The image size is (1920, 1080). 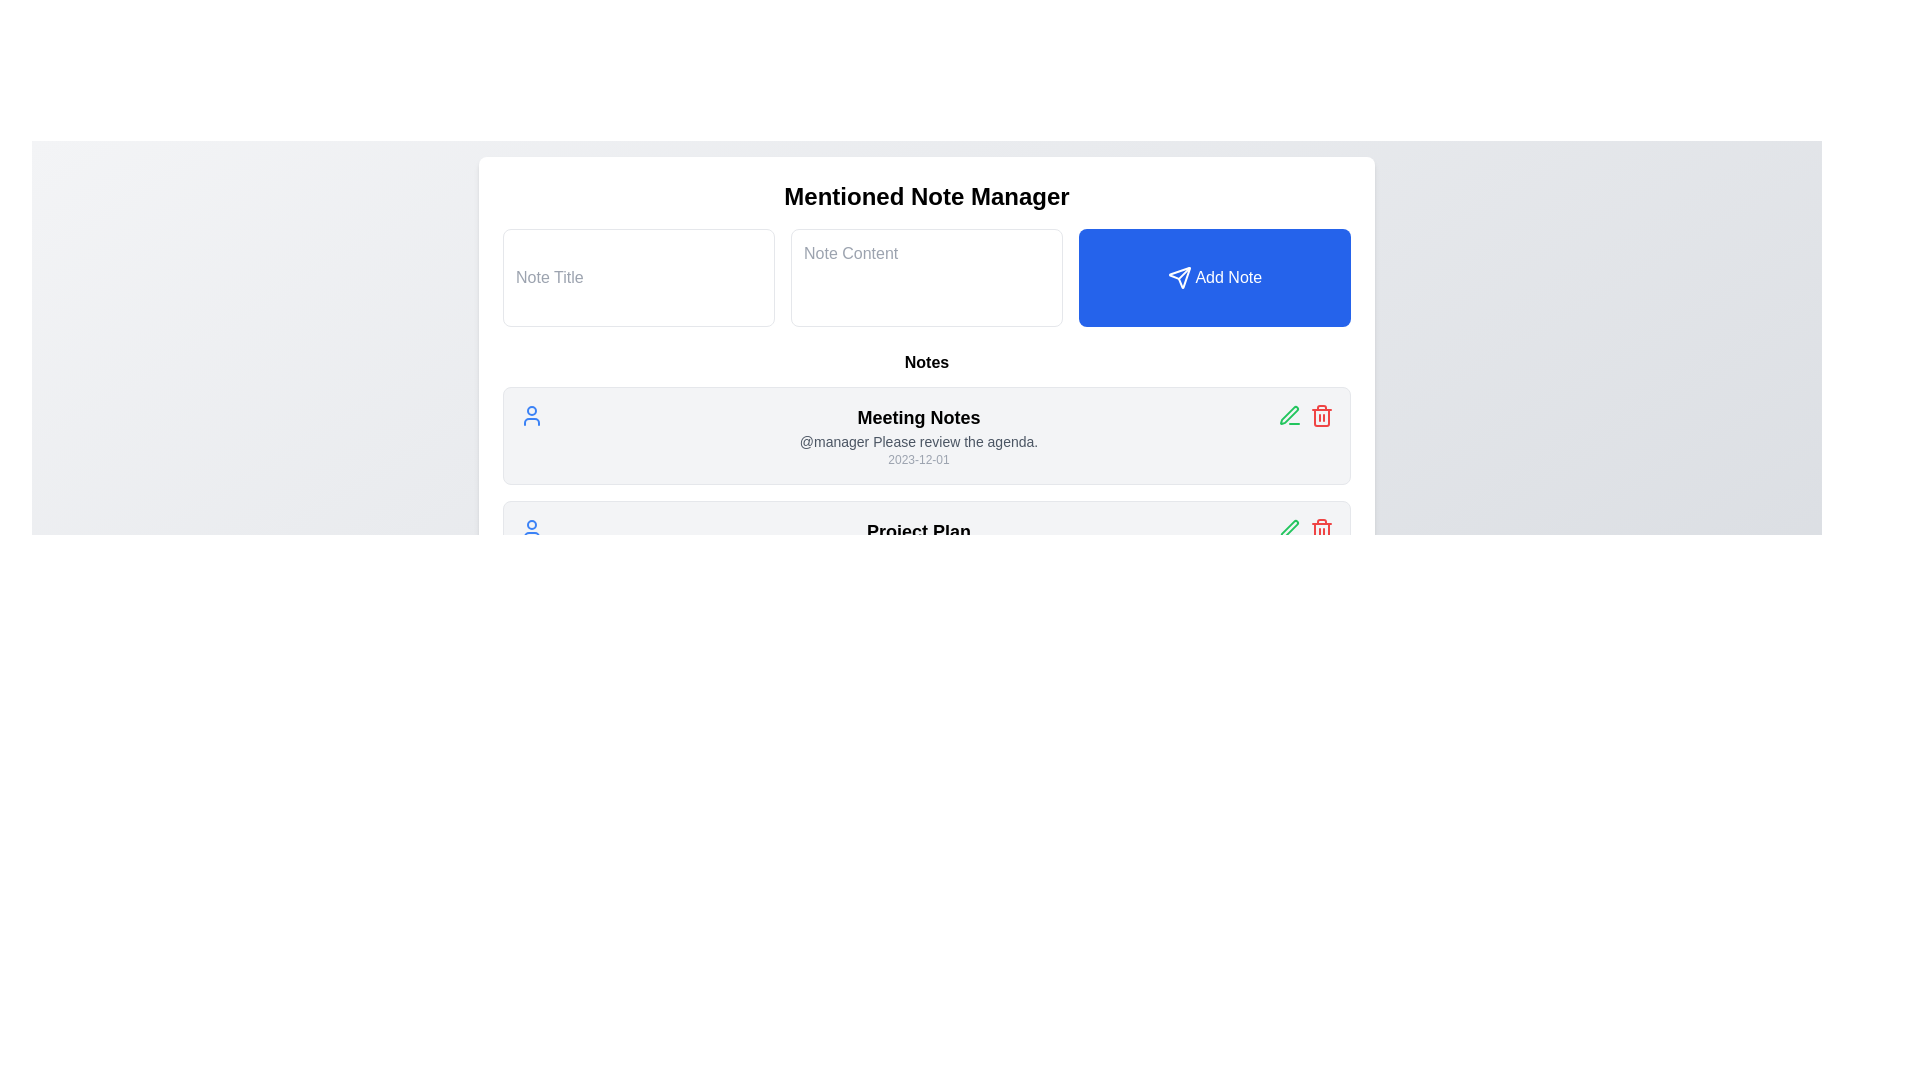 What do you see at coordinates (532, 528) in the screenshot?
I see `the user profile silhouette icon located in the notification card labeled 'Project Plan'` at bounding box center [532, 528].